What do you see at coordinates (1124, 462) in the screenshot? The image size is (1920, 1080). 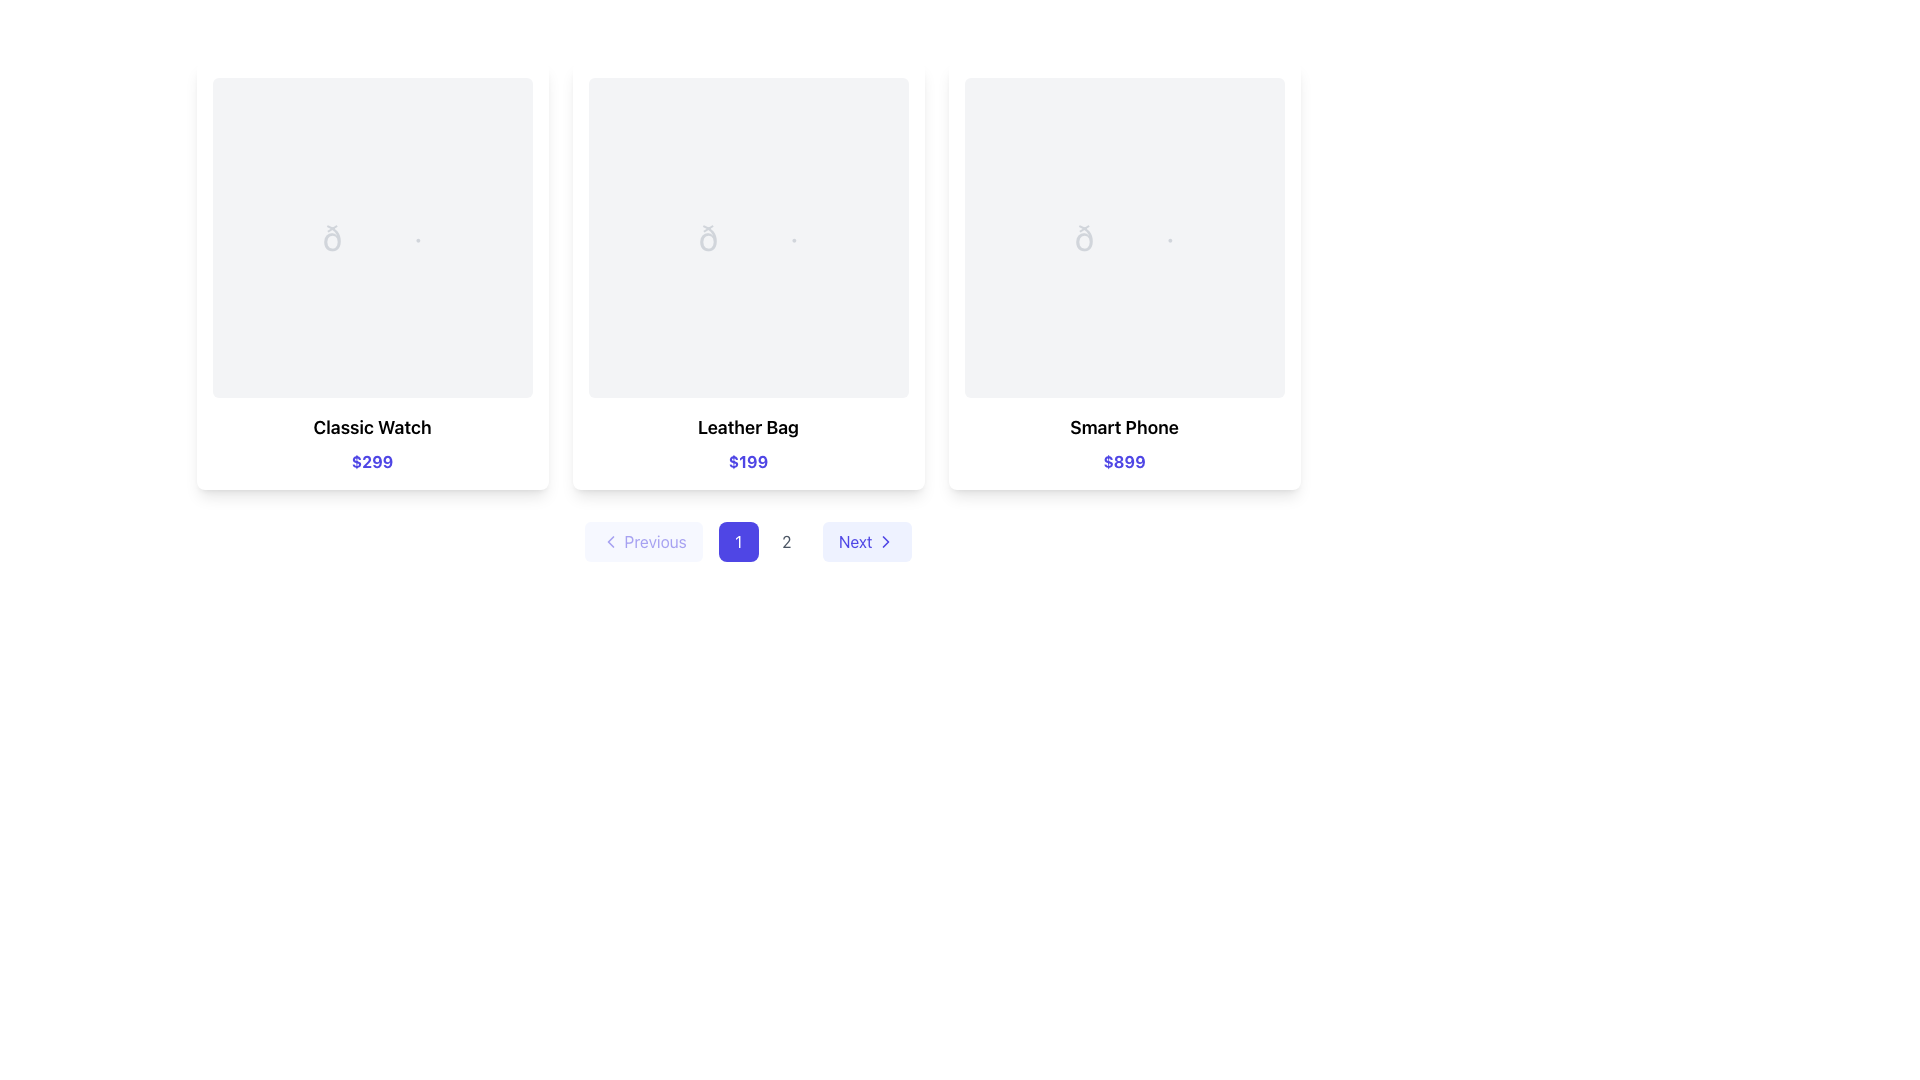 I see `the price text label displayed at the bottom of the 'Smart Phone' product card, which provides key pricing information` at bounding box center [1124, 462].